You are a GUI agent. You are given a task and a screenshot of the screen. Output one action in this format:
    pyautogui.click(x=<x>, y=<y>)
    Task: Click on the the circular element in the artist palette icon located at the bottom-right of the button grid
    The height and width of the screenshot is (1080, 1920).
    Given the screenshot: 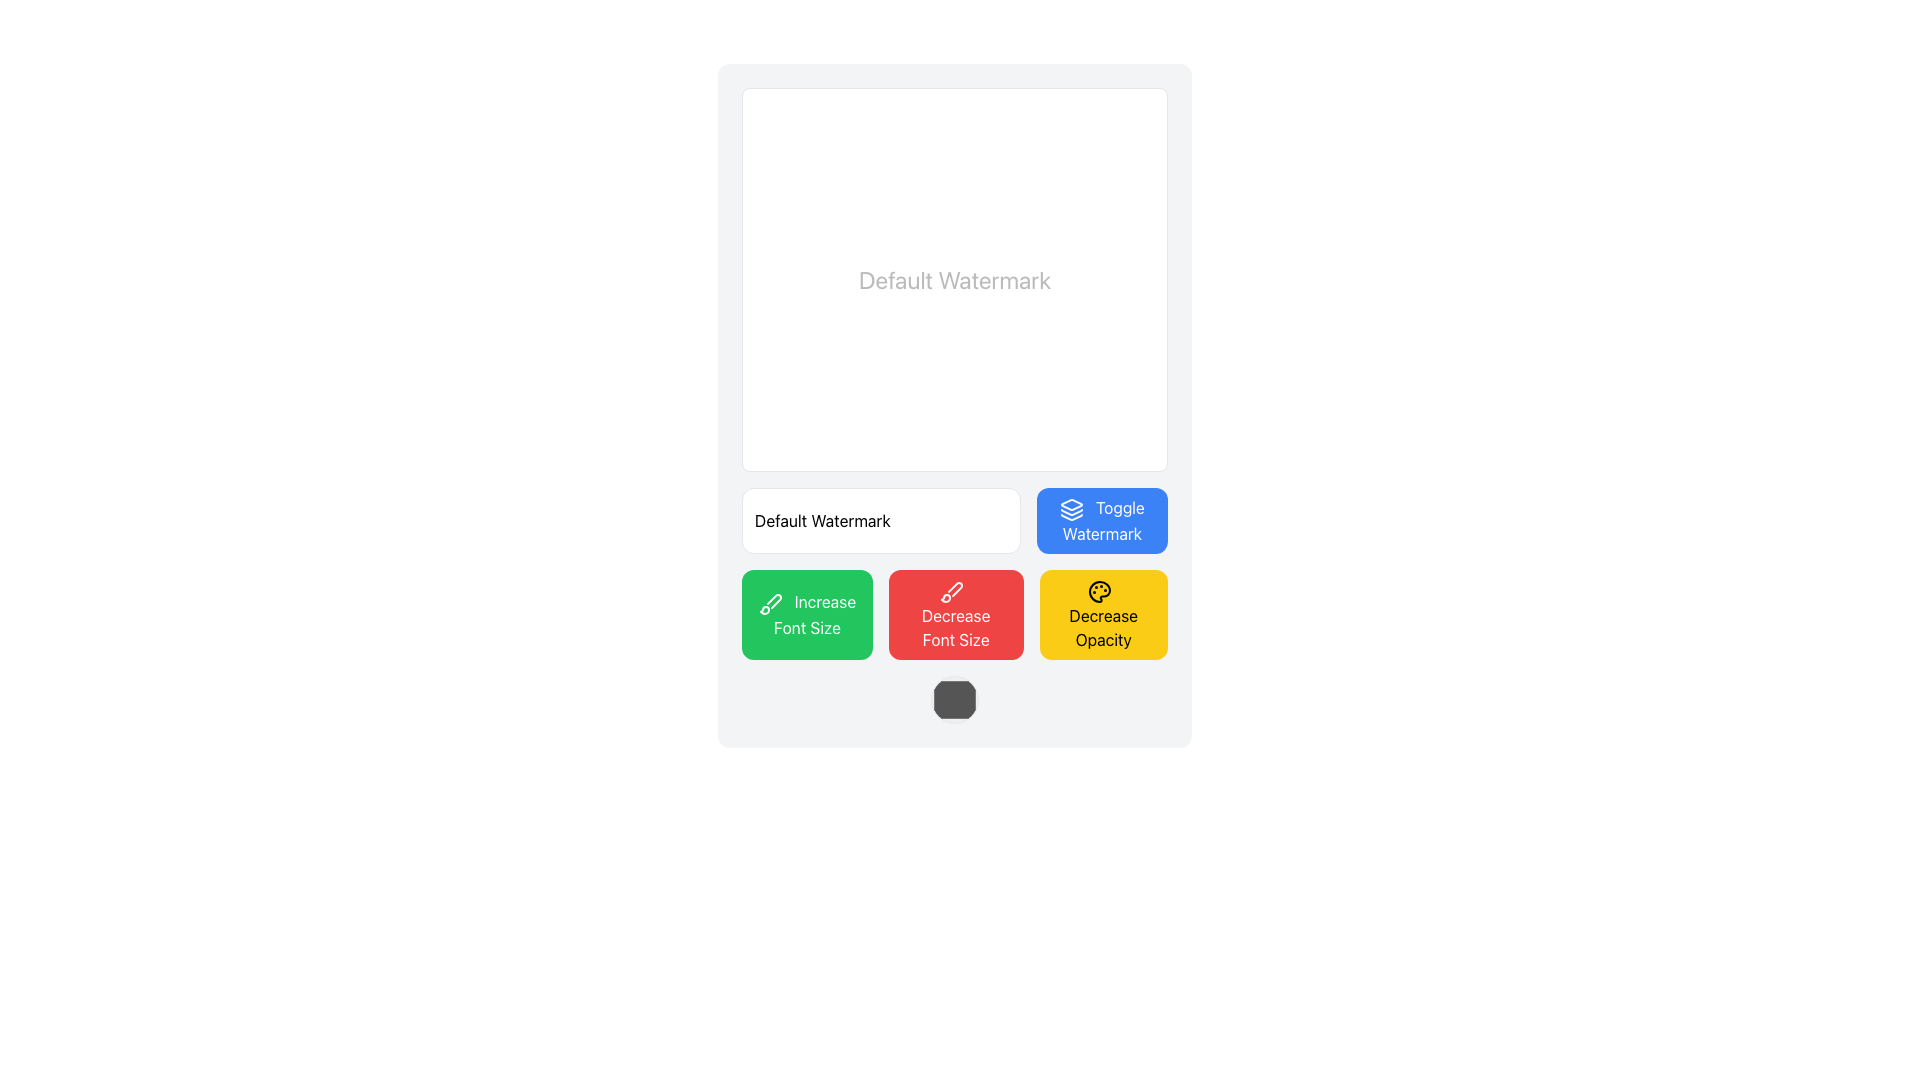 What is the action you would take?
    pyautogui.click(x=1098, y=590)
    